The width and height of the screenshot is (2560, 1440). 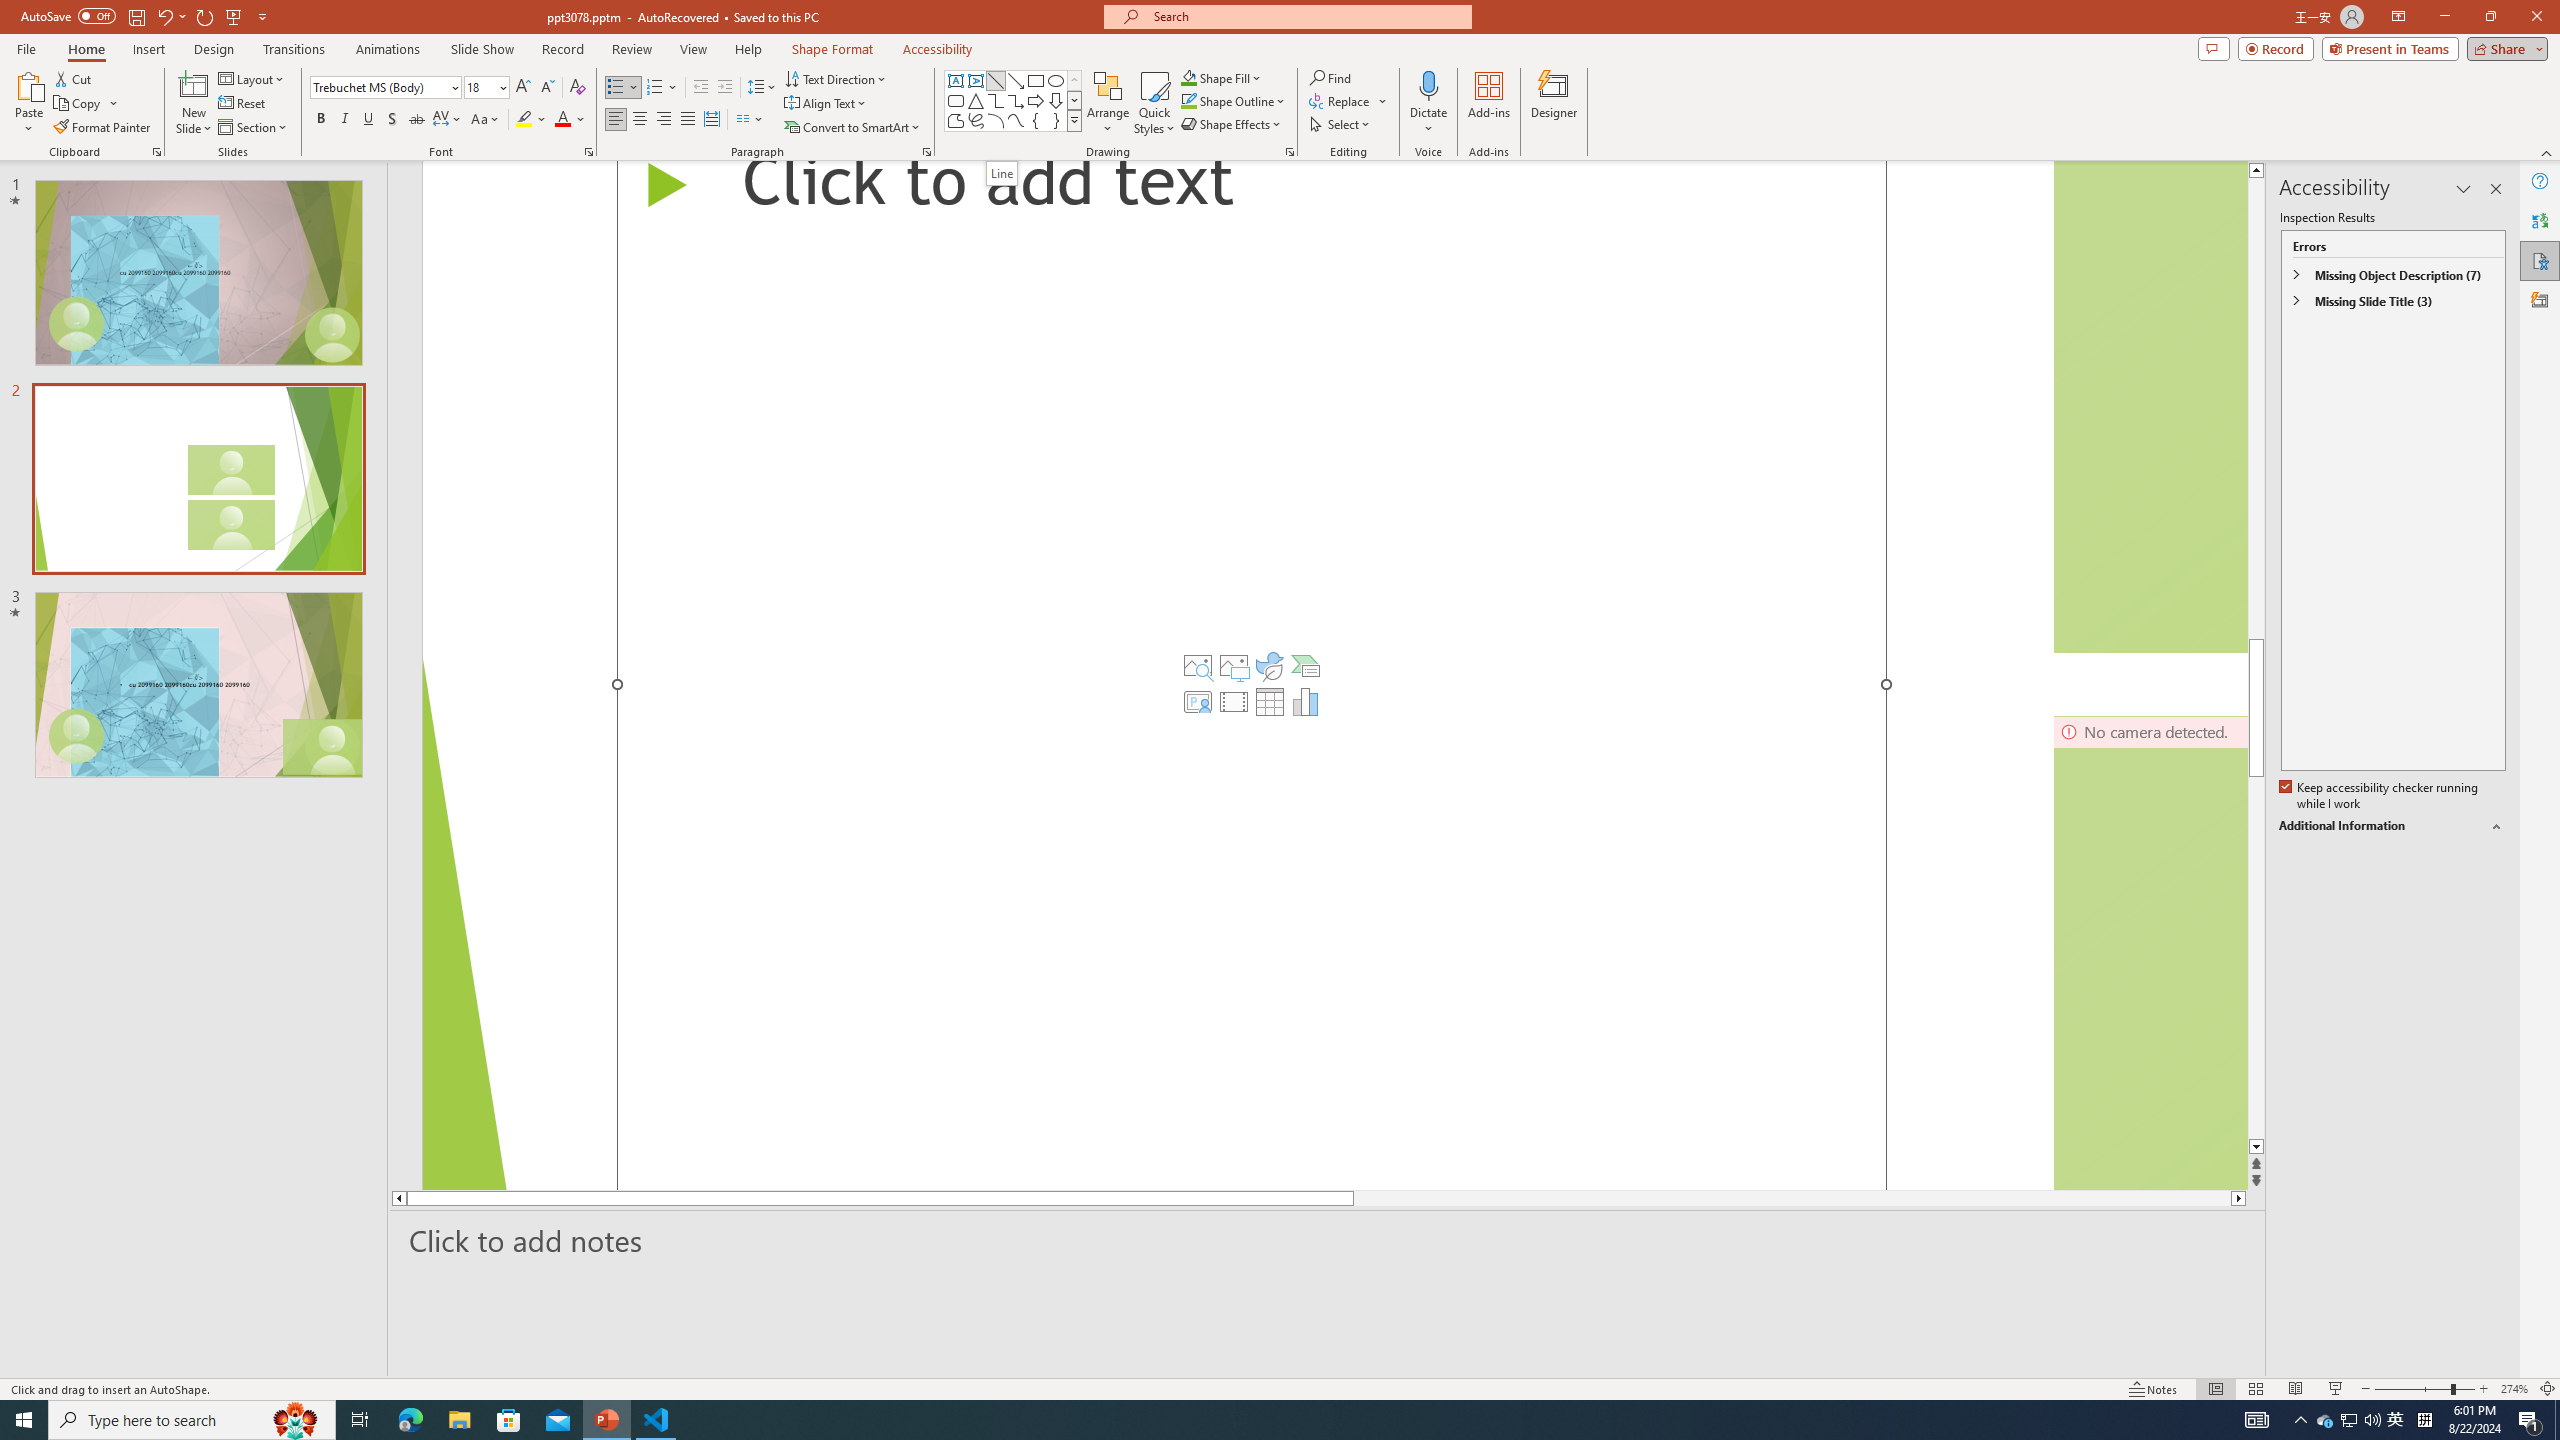 What do you see at coordinates (481, 87) in the screenshot?
I see `'Font Size'` at bounding box center [481, 87].